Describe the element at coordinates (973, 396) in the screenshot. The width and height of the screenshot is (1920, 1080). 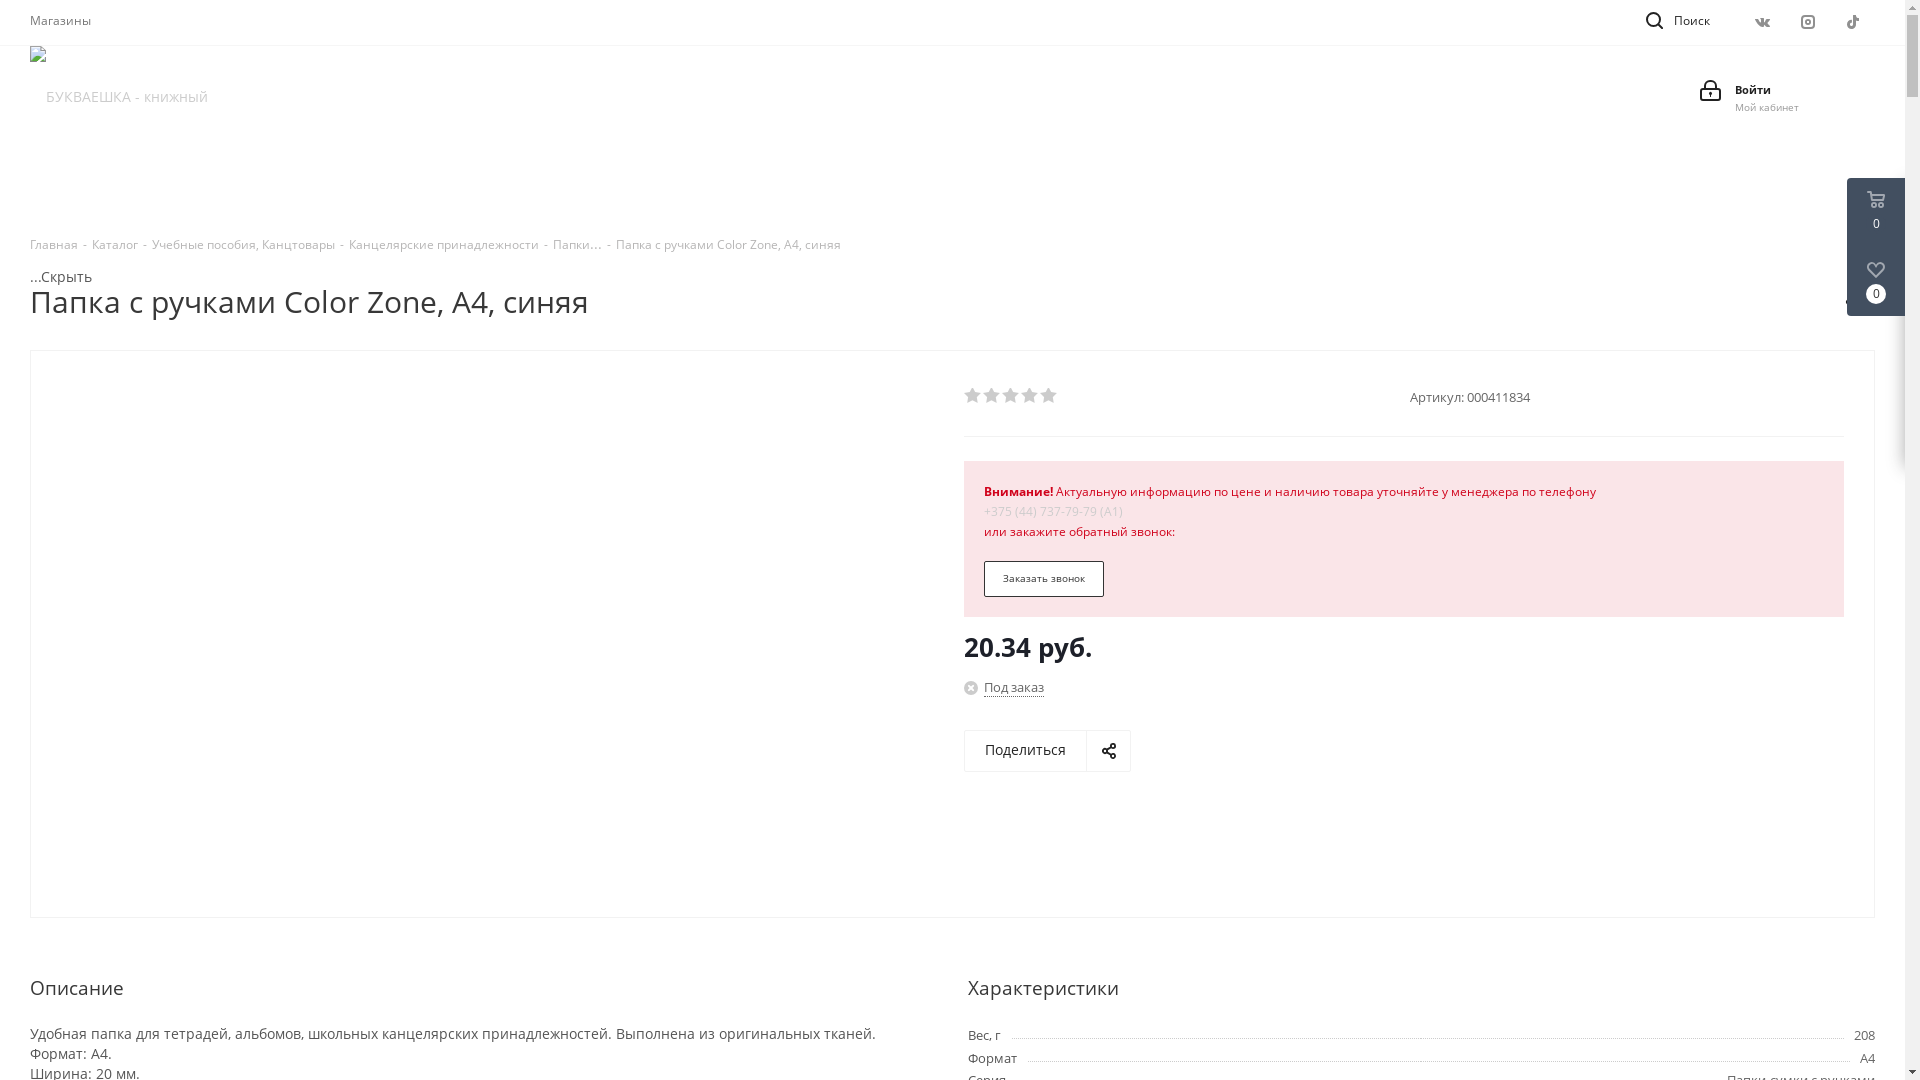
I see `'1'` at that location.